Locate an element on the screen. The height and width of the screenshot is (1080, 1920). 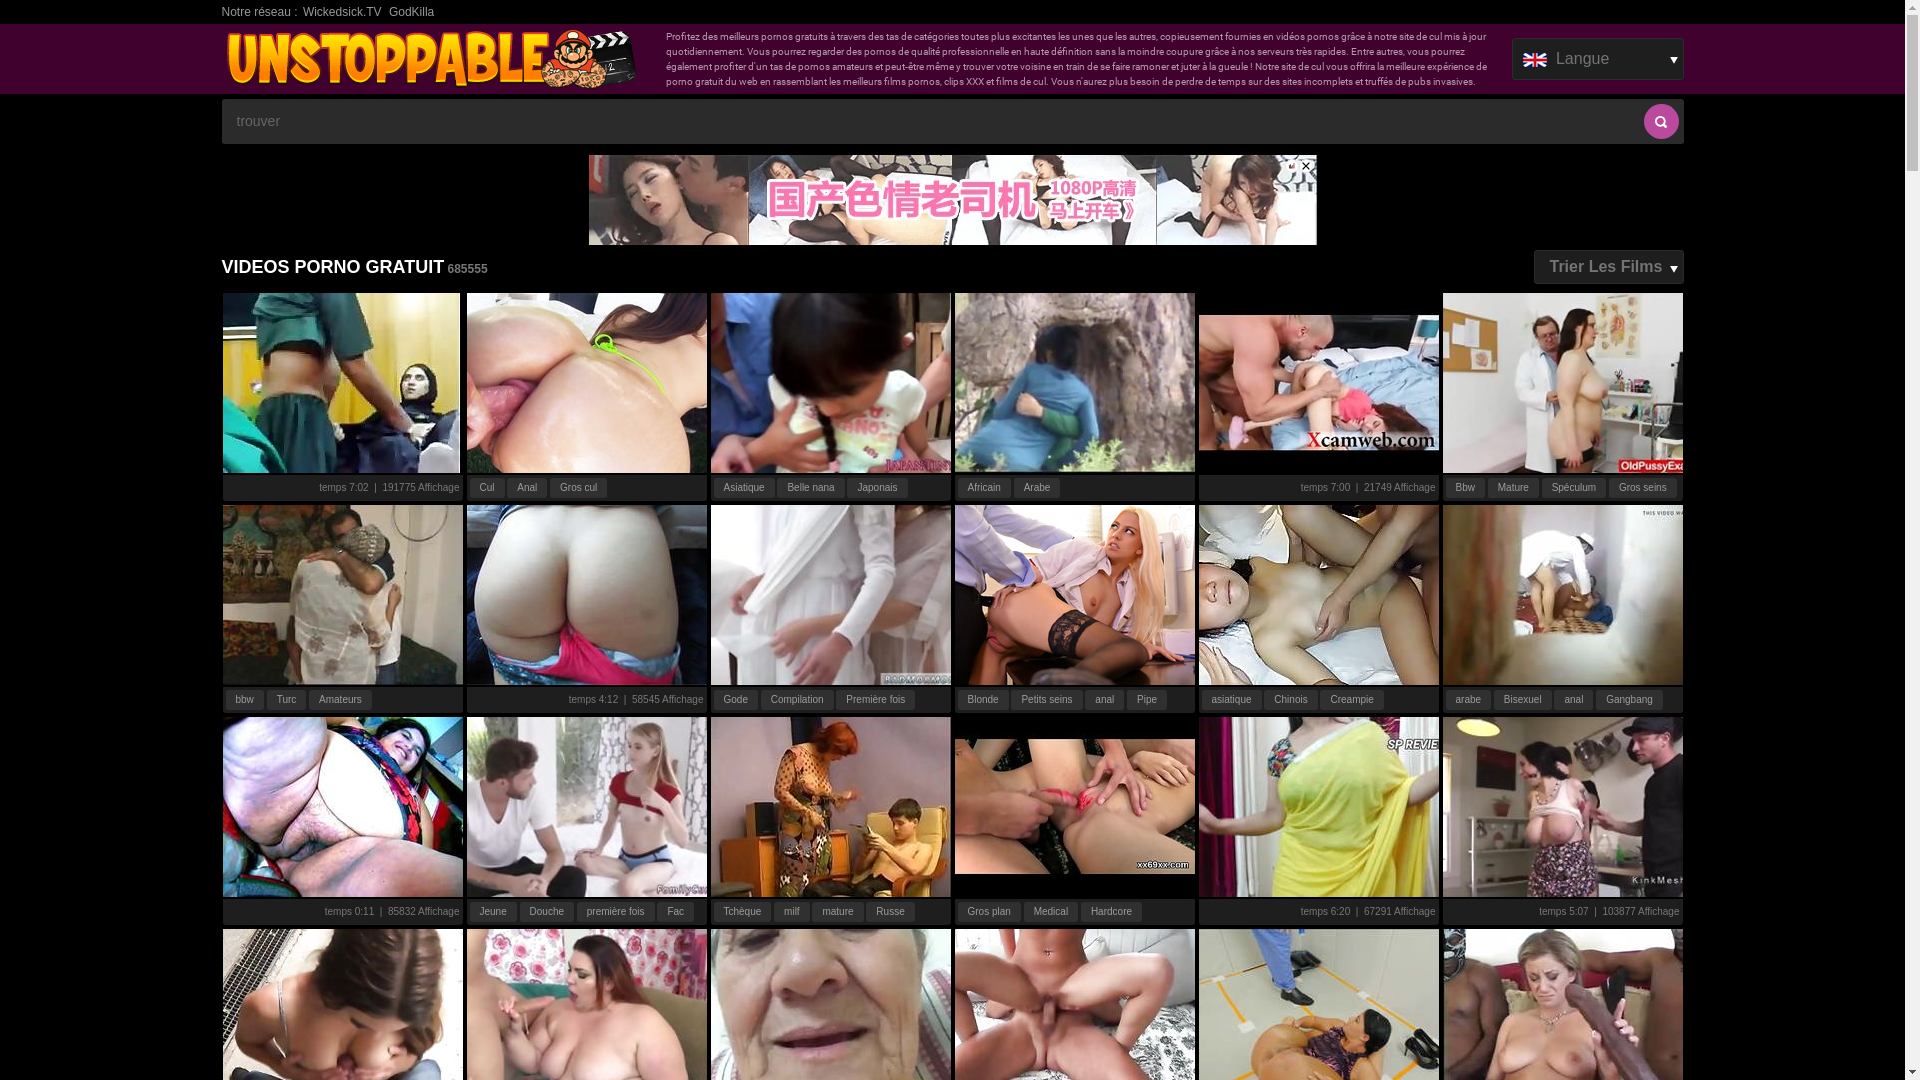
'Hardcore' is located at coordinates (1110, 911).